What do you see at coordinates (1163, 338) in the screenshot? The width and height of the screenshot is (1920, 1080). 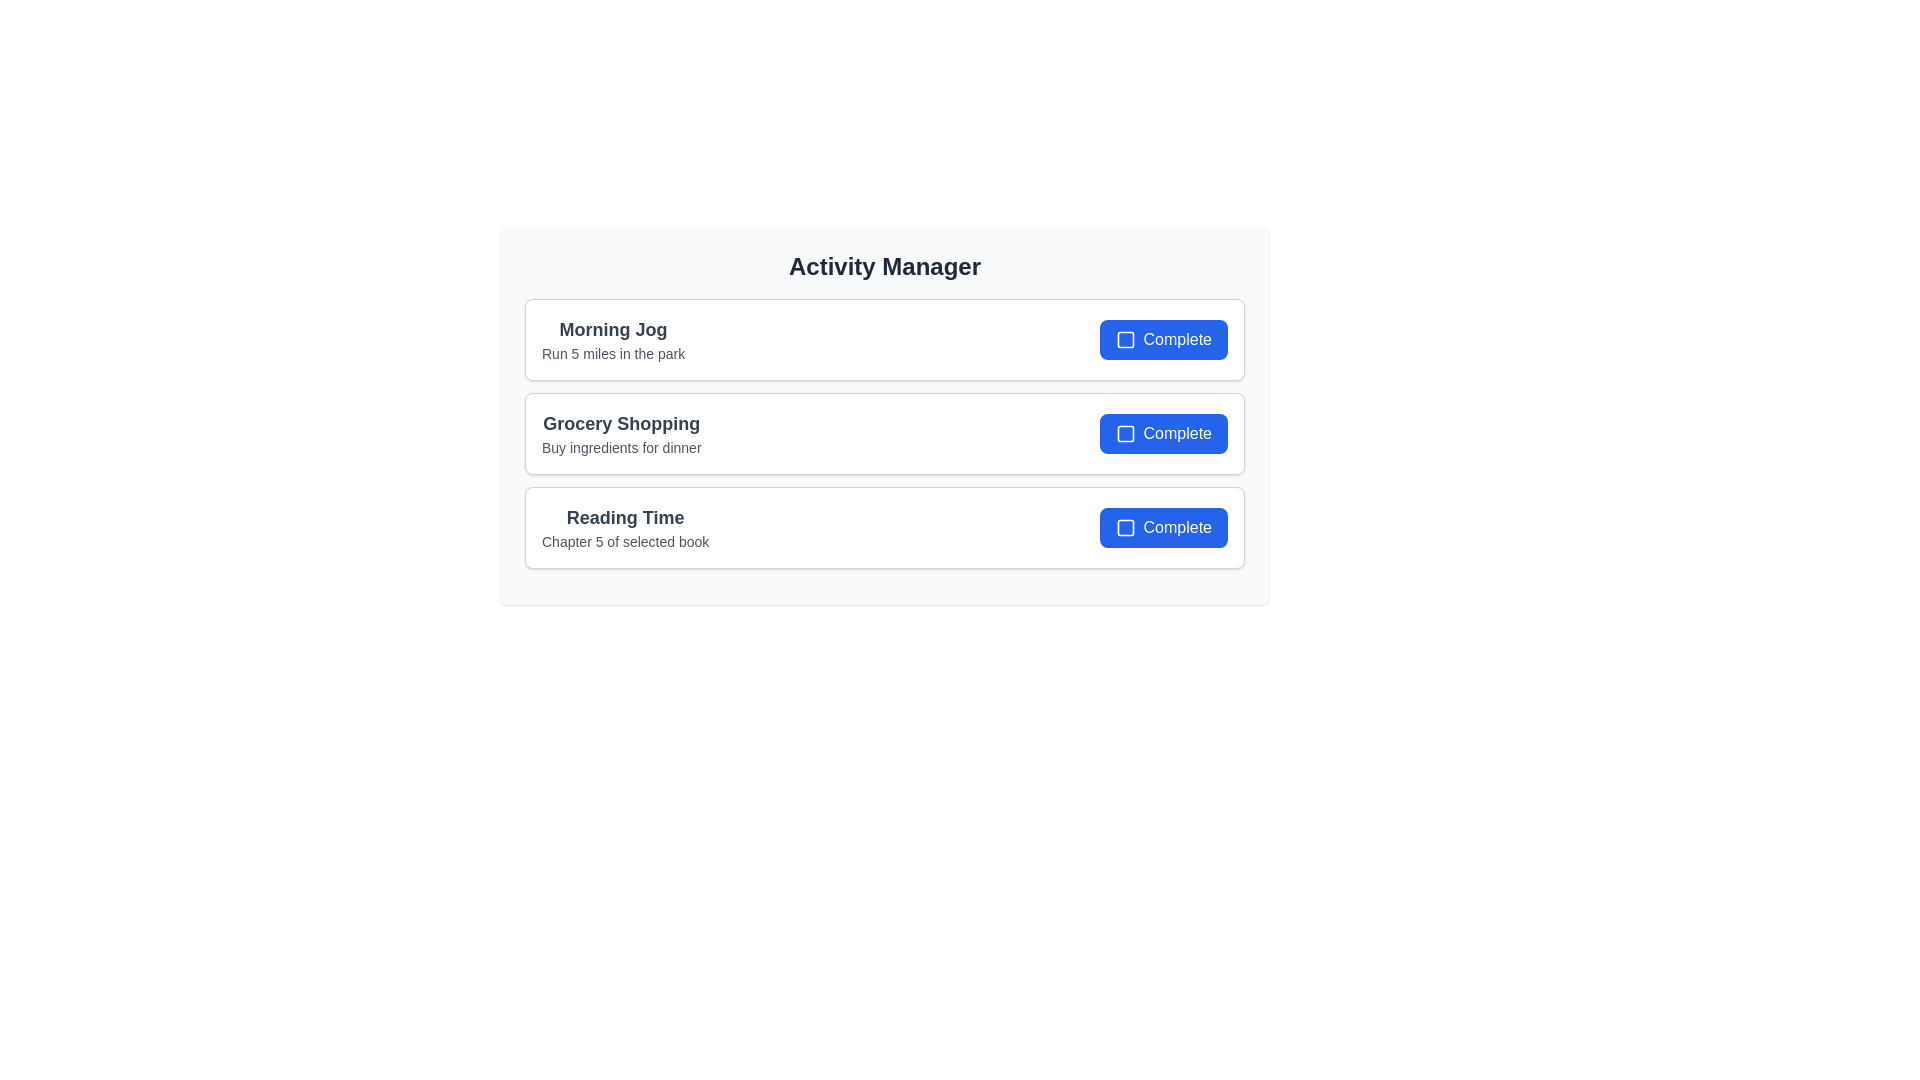 I see `the button with an embedded checkbox icon located at the top of the vertical list to mark the task 'Morning Jog' as complete` at bounding box center [1163, 338].